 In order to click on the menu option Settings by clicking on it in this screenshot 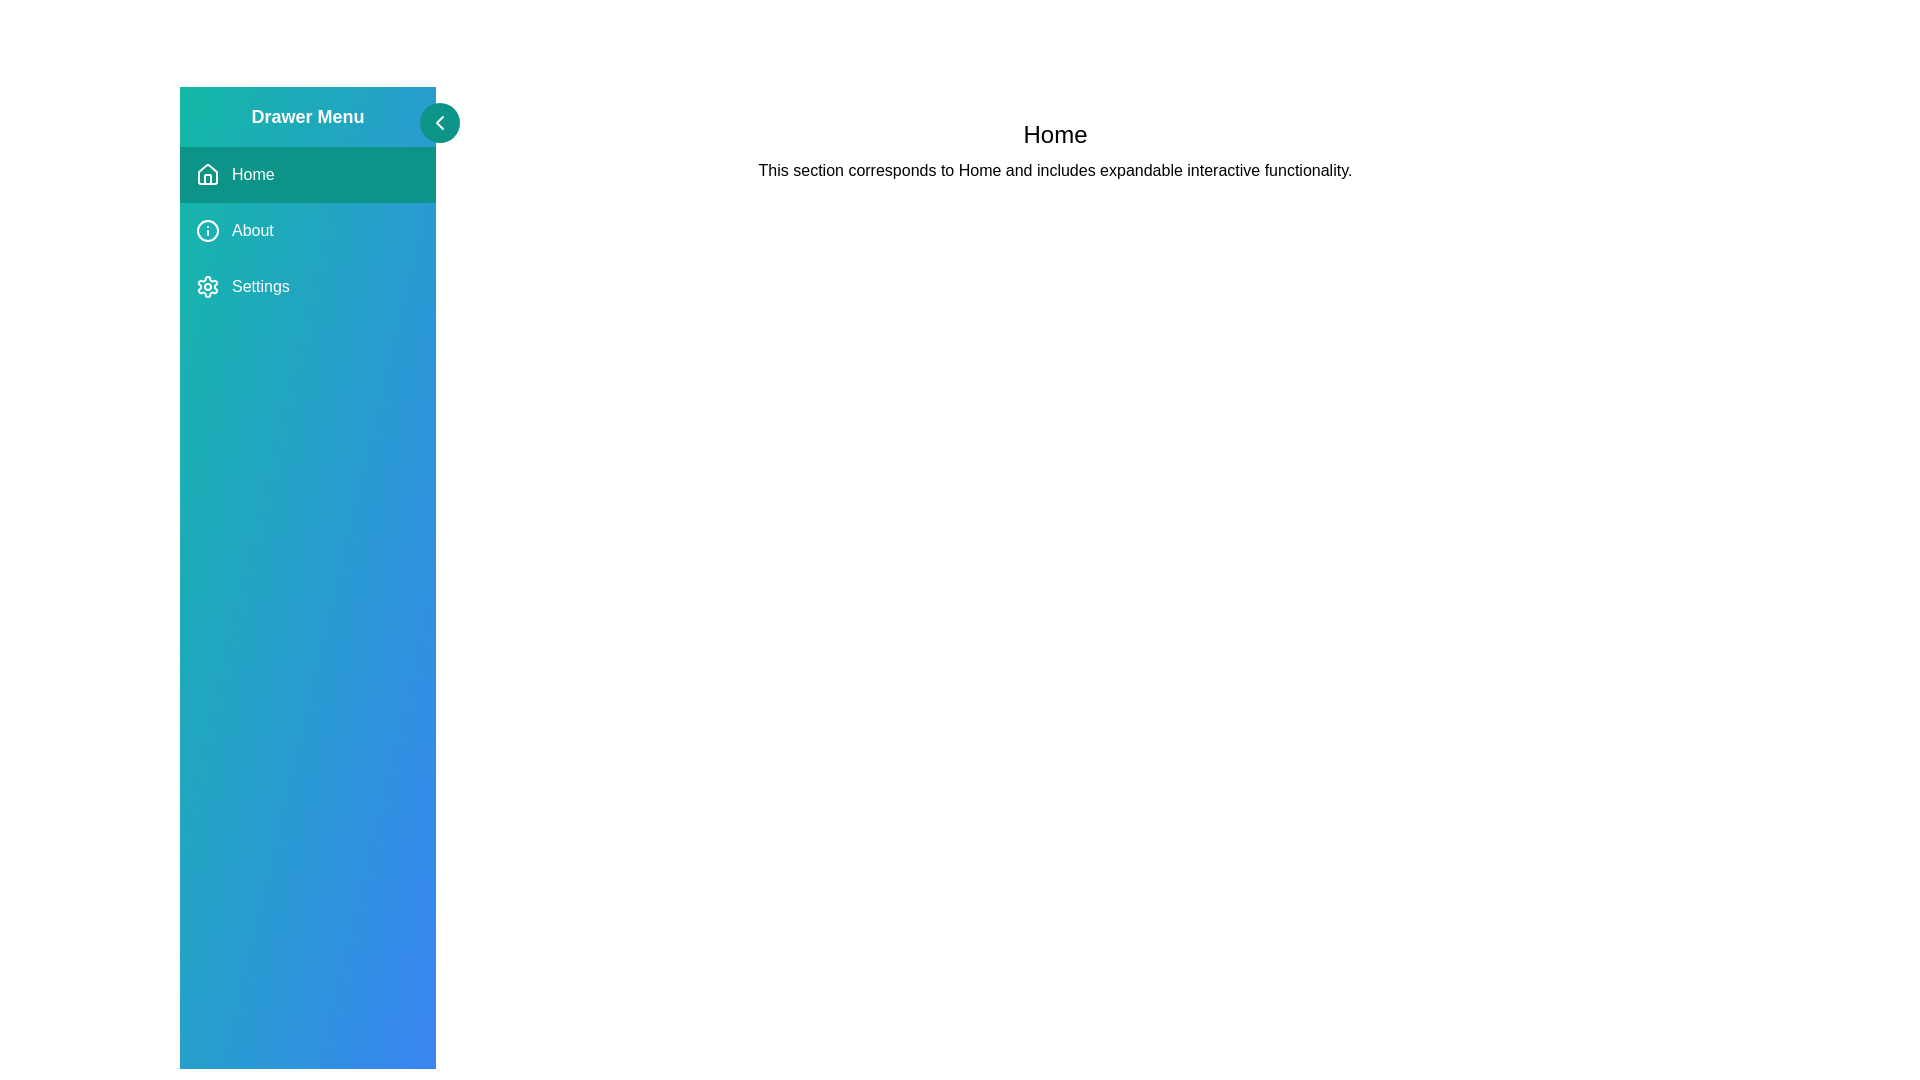, I will do `click(306, 286)`.